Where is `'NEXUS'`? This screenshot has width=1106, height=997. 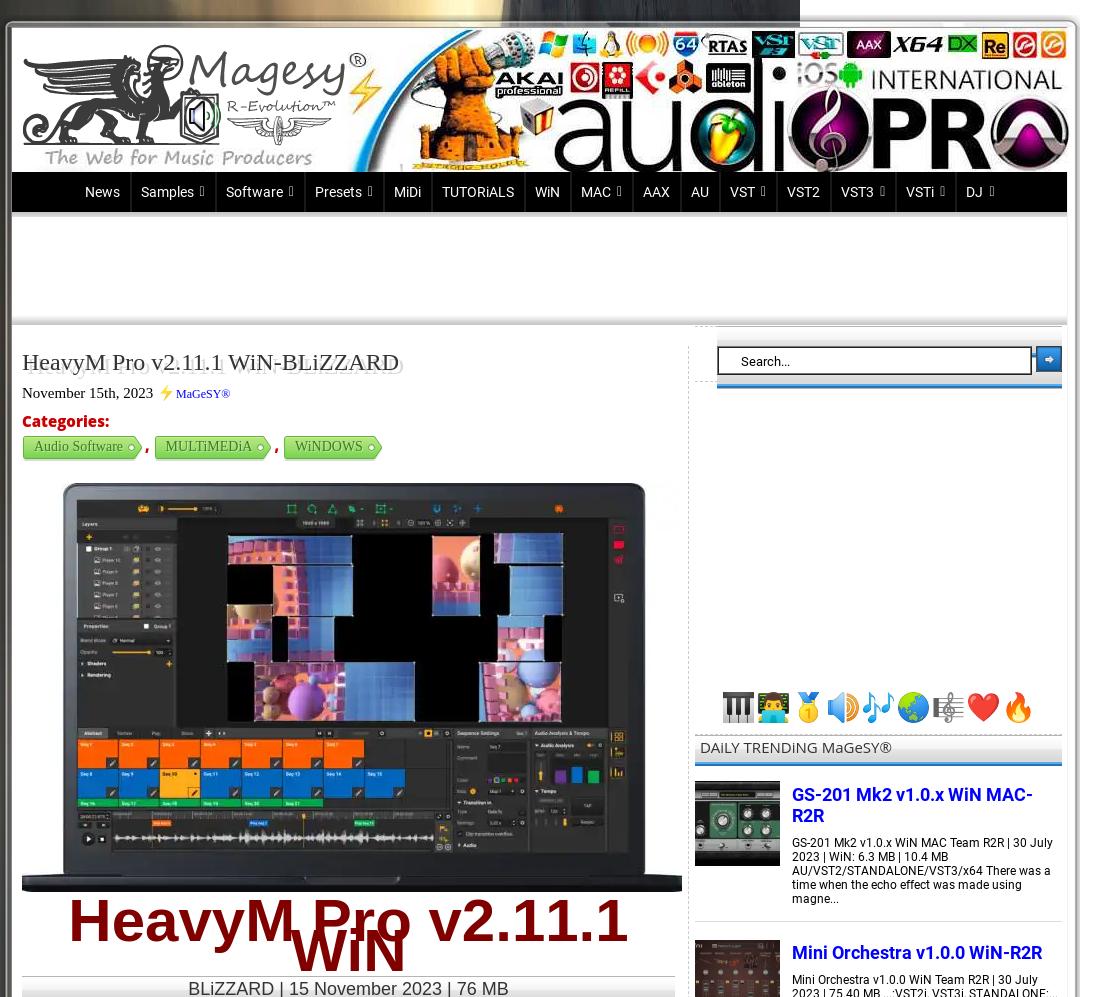 'NEXUS' is located at coordinates (336, 929).